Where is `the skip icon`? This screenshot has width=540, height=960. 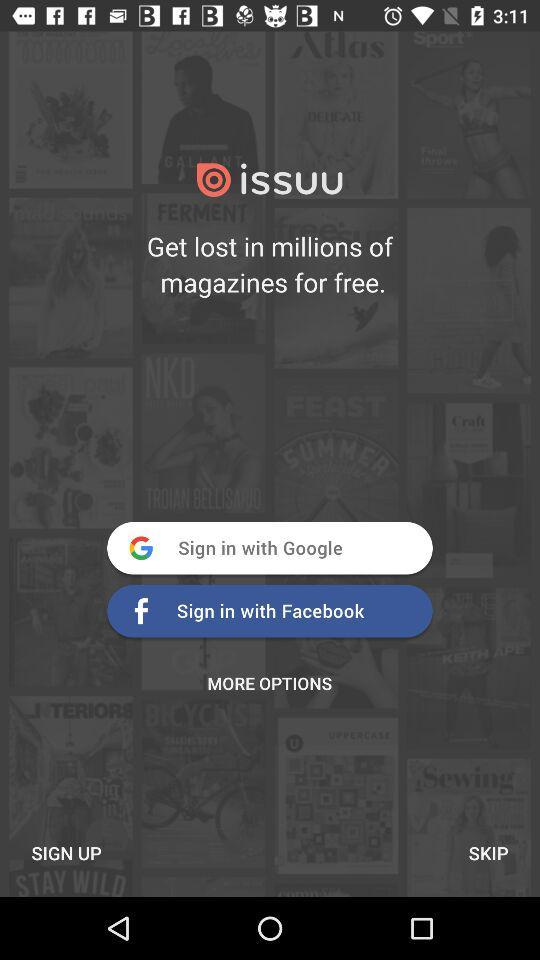
the skip icon is located at coordinates (487, 852).